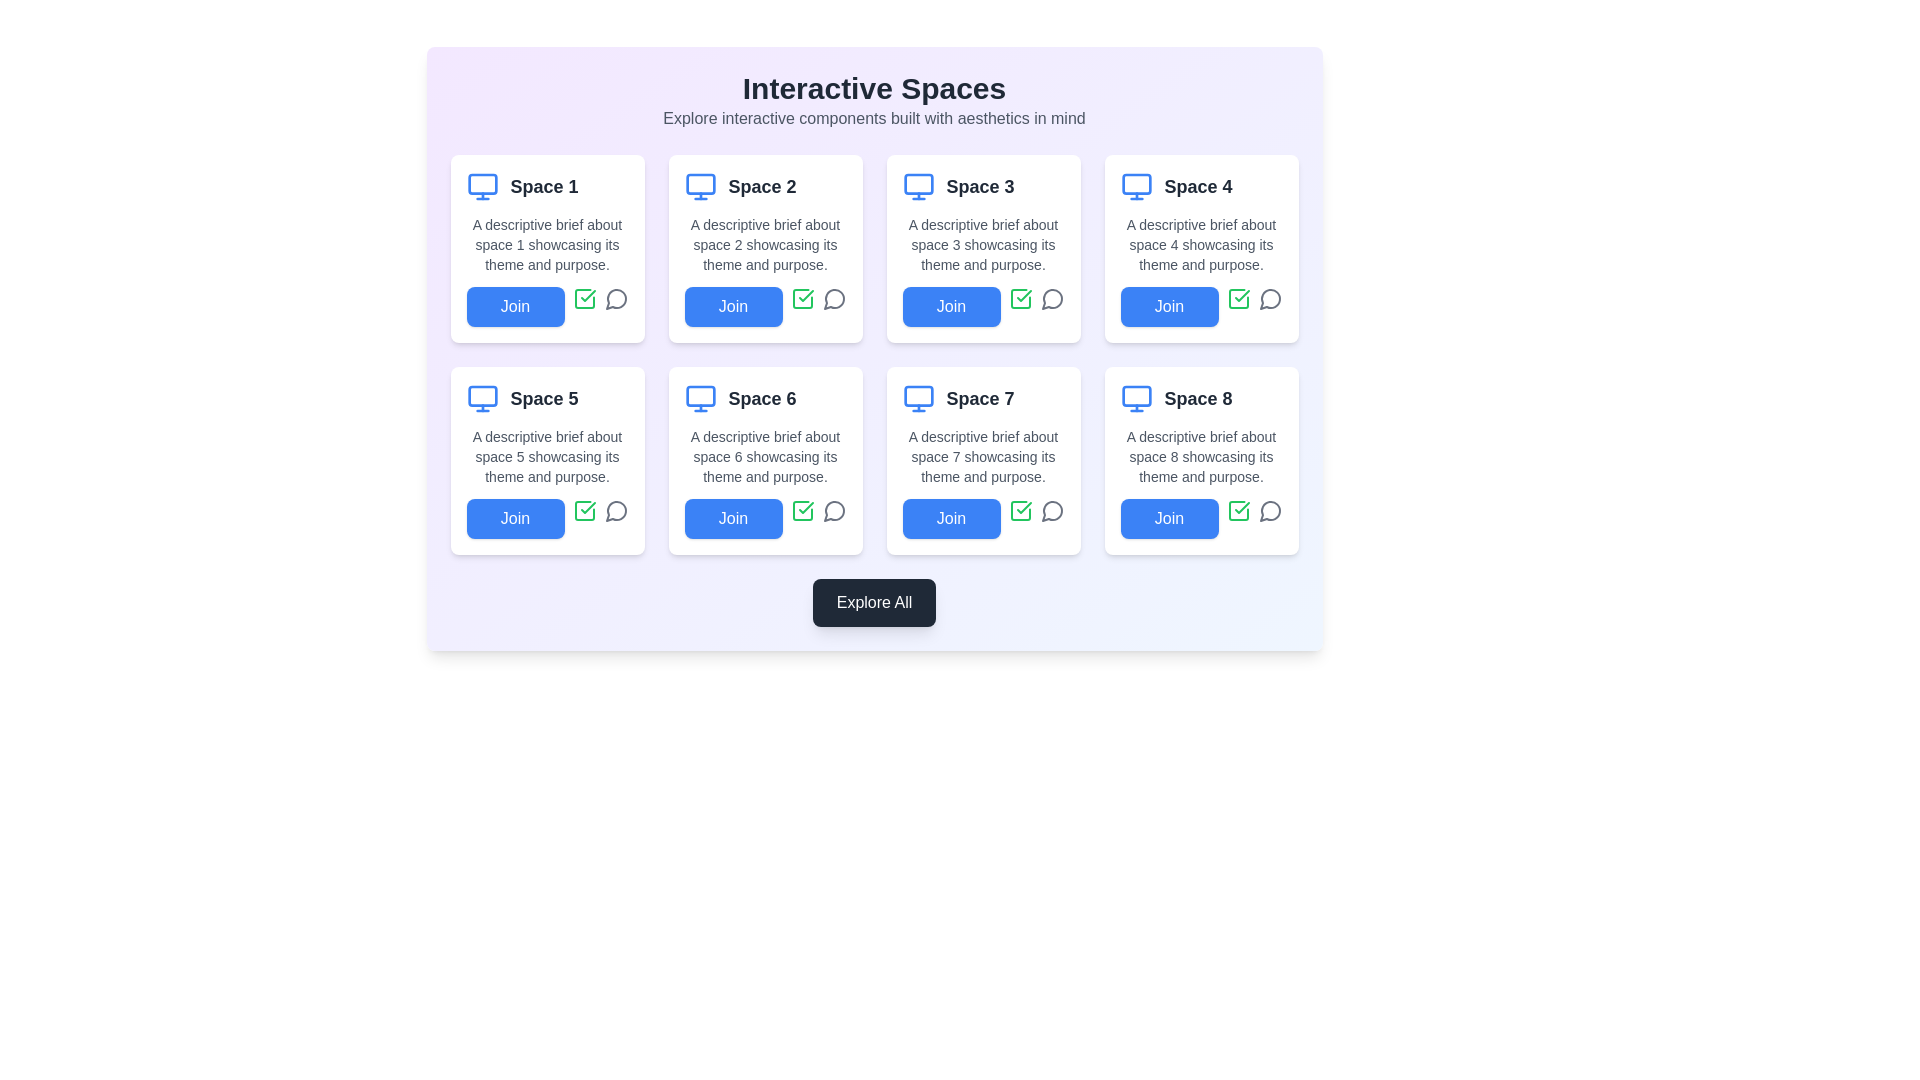  What do you see at coordinates (980, 398) in the screenshot?
I see `the title text of the seventh interactive space card located in the bottom-left part of the interface, positioned above the descriptive text and adjacent to the blue 'Join' button` at bounding box center [980, 398].